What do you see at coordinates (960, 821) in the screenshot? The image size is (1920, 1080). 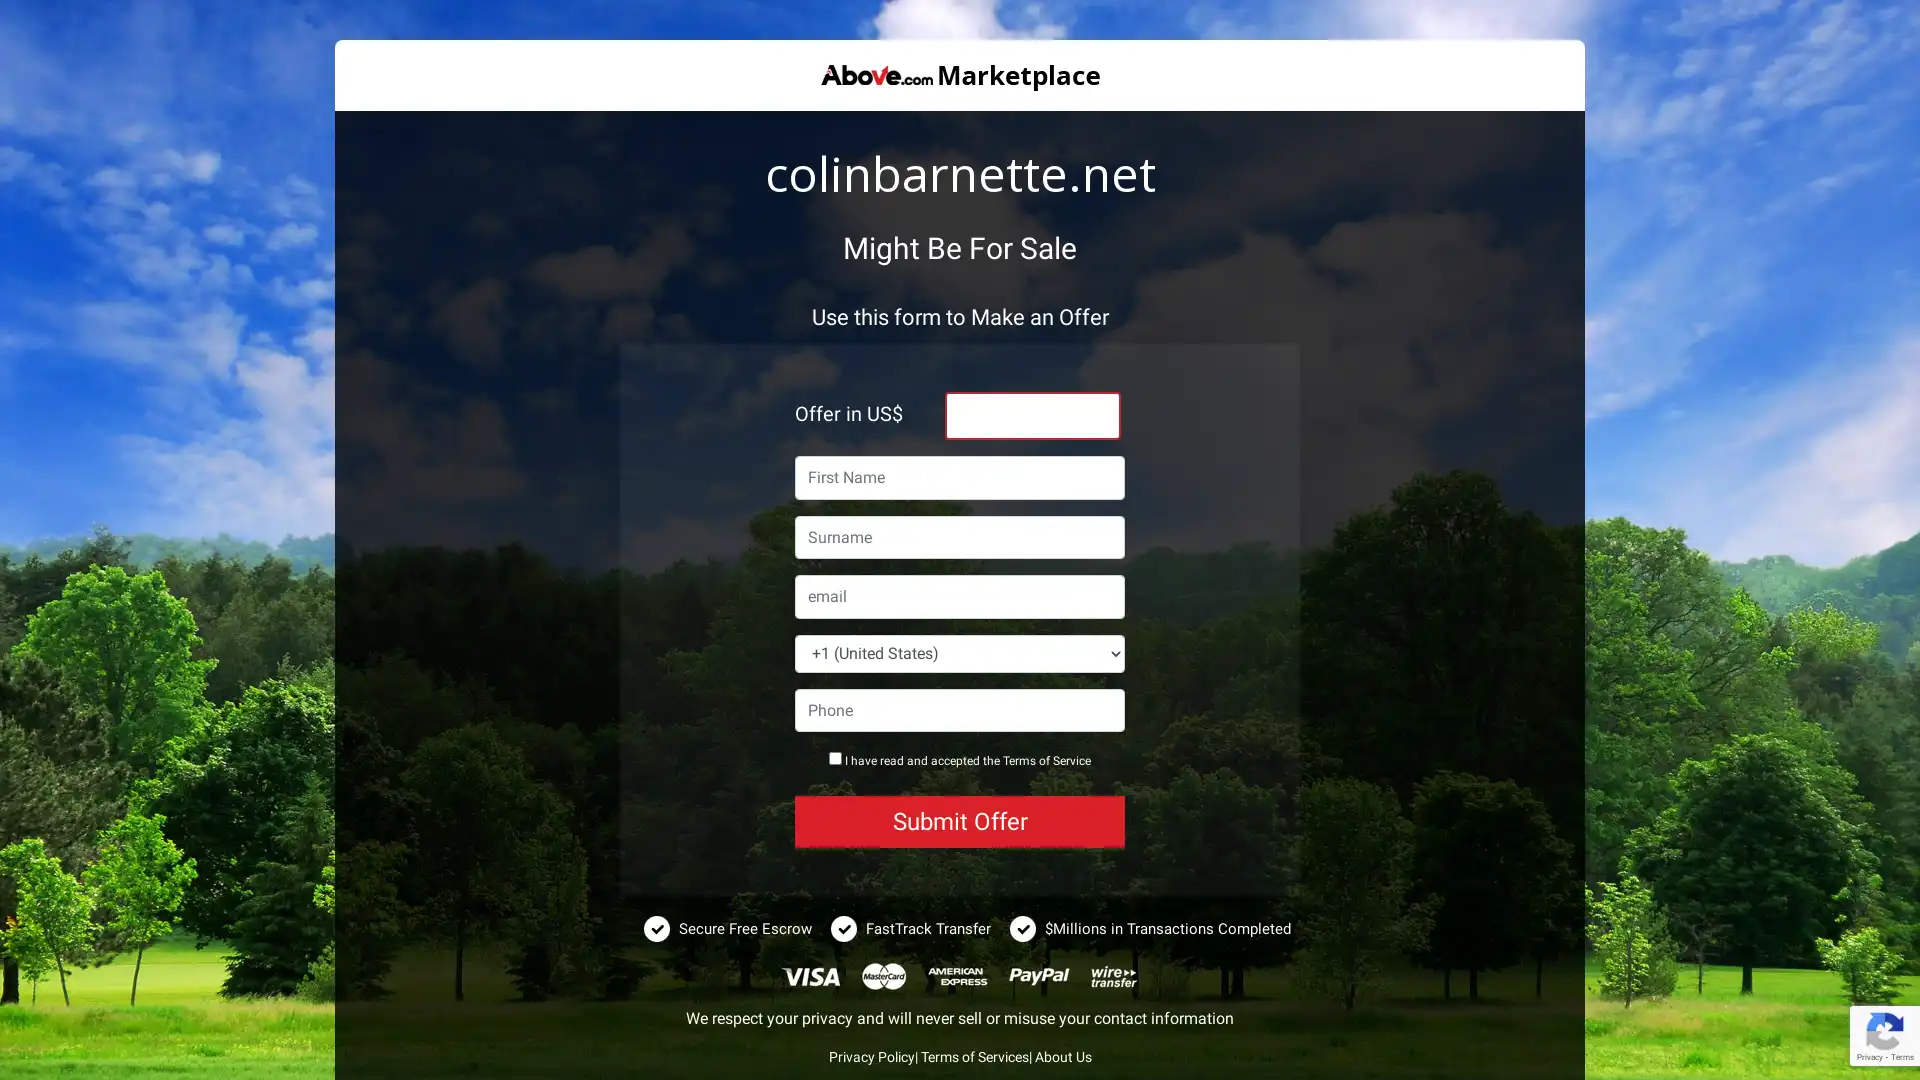 I see `Submit Offer` at bounding box center [960, 821].